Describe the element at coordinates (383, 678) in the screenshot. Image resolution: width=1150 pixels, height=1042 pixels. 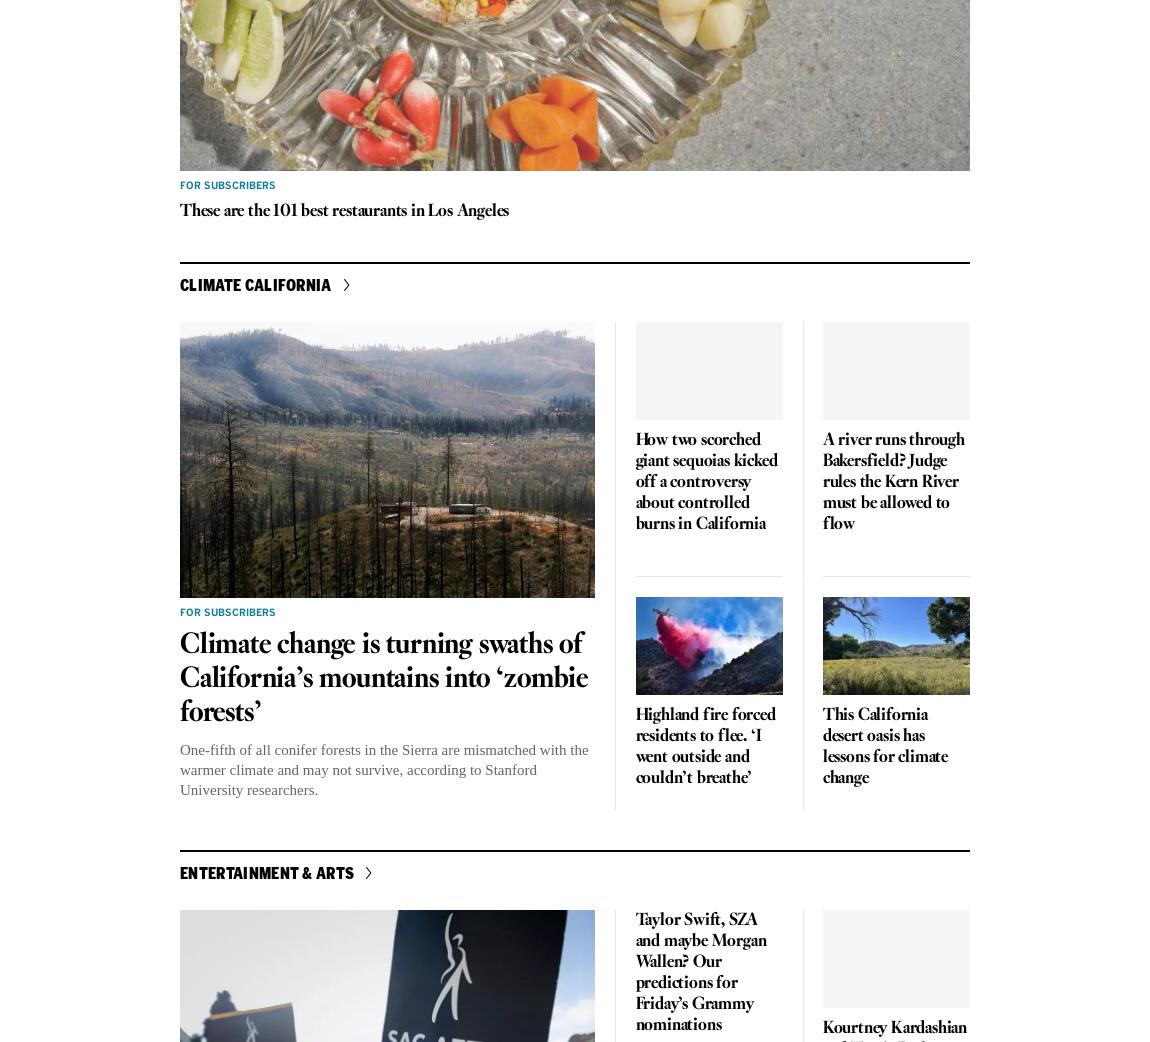
I see `'Climate change is turning swaths of California’s mountains into ‘zombie forests’'` at that location.